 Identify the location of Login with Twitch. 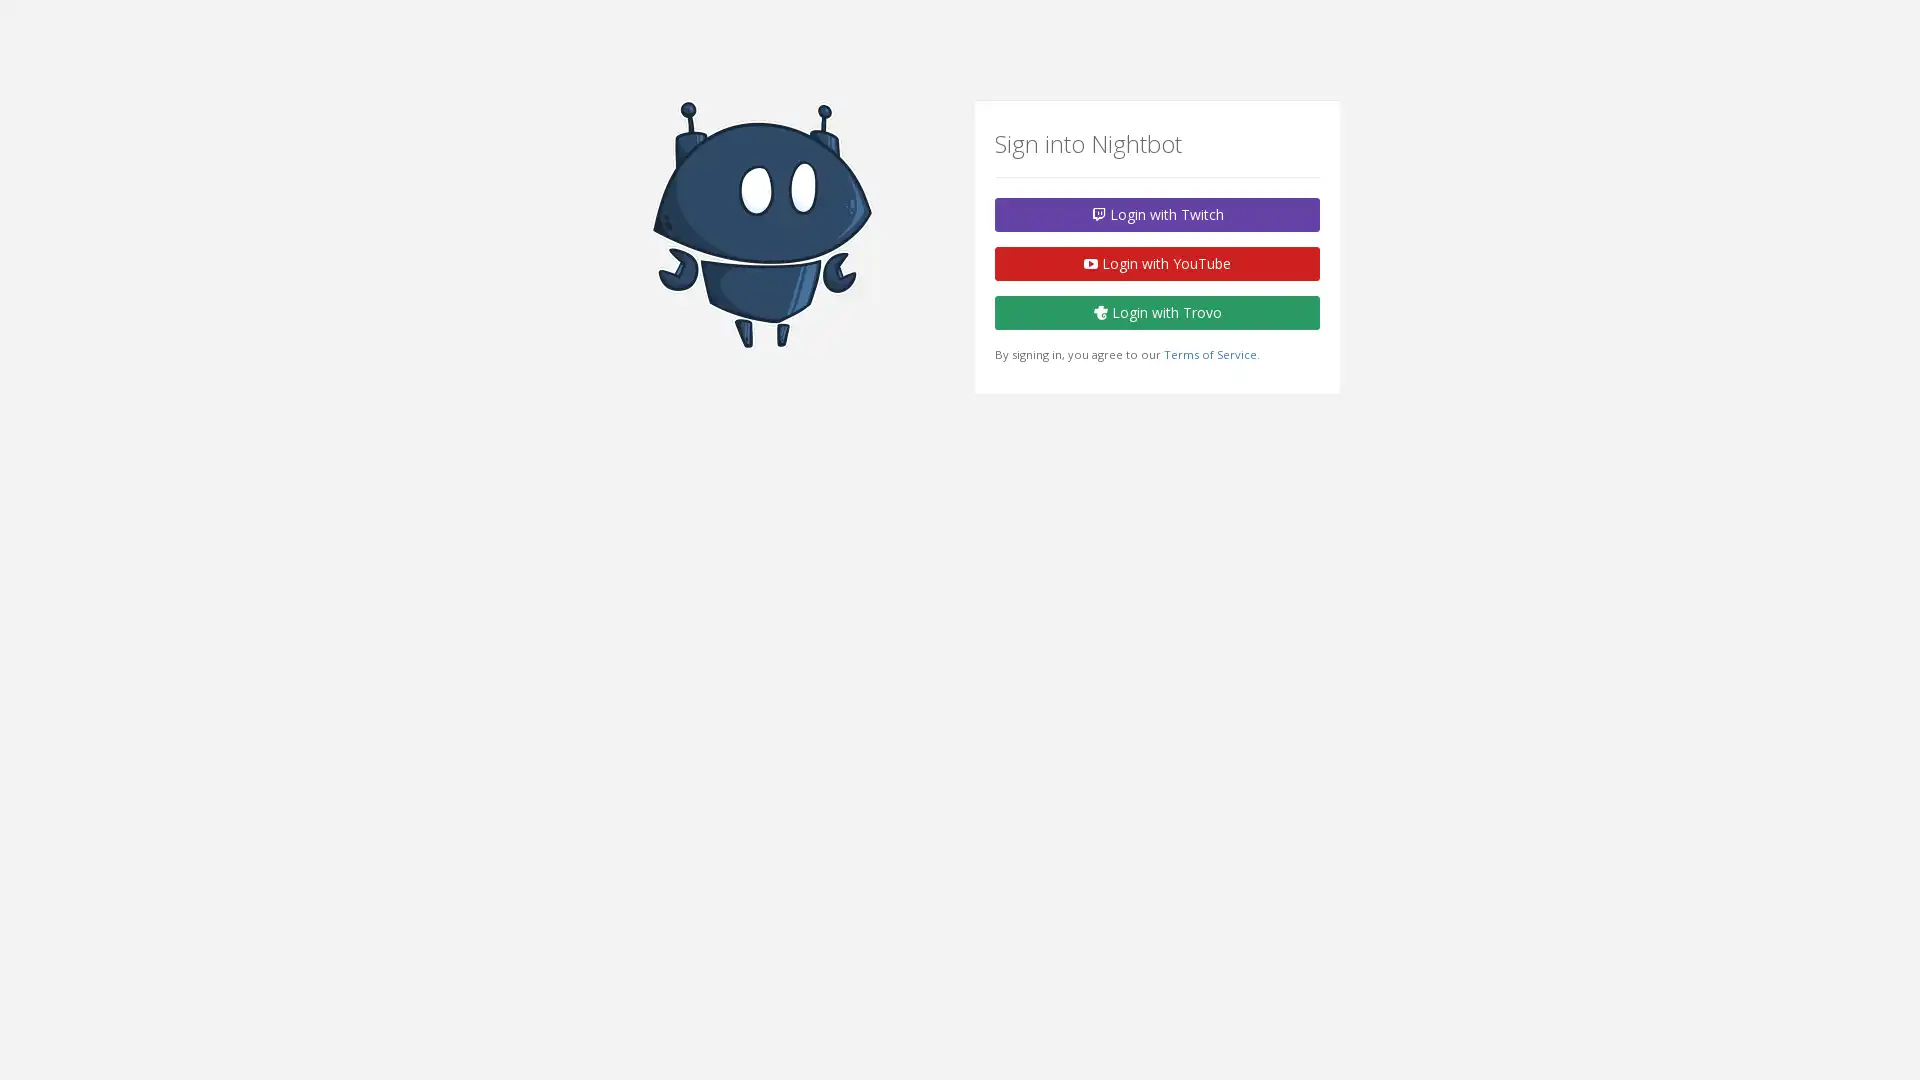
(1157, 215).